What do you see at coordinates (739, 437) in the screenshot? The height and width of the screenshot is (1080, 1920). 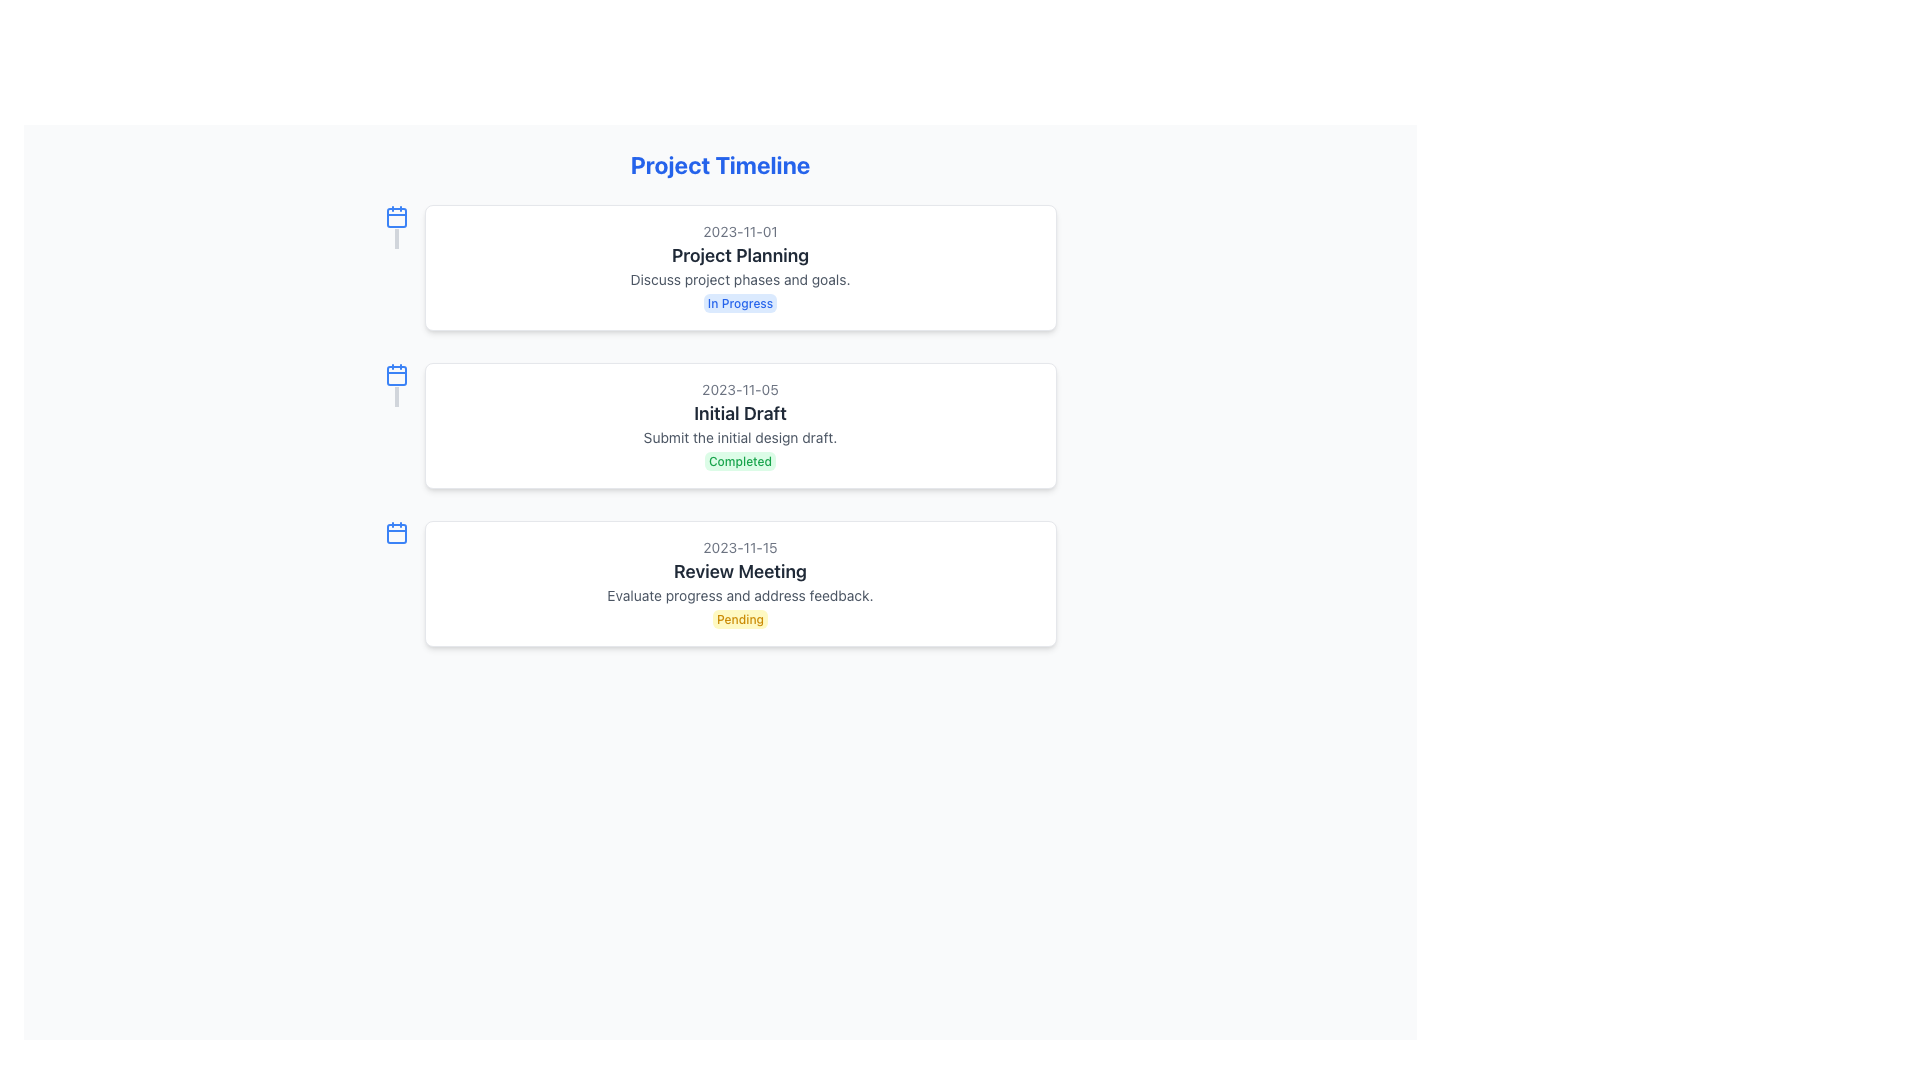 I see `the static text label displaying 'Submit the initial design draft.' located under the 'Initial Draft.' title in the second section of the timeline interface` at bounding box center [739, 437].